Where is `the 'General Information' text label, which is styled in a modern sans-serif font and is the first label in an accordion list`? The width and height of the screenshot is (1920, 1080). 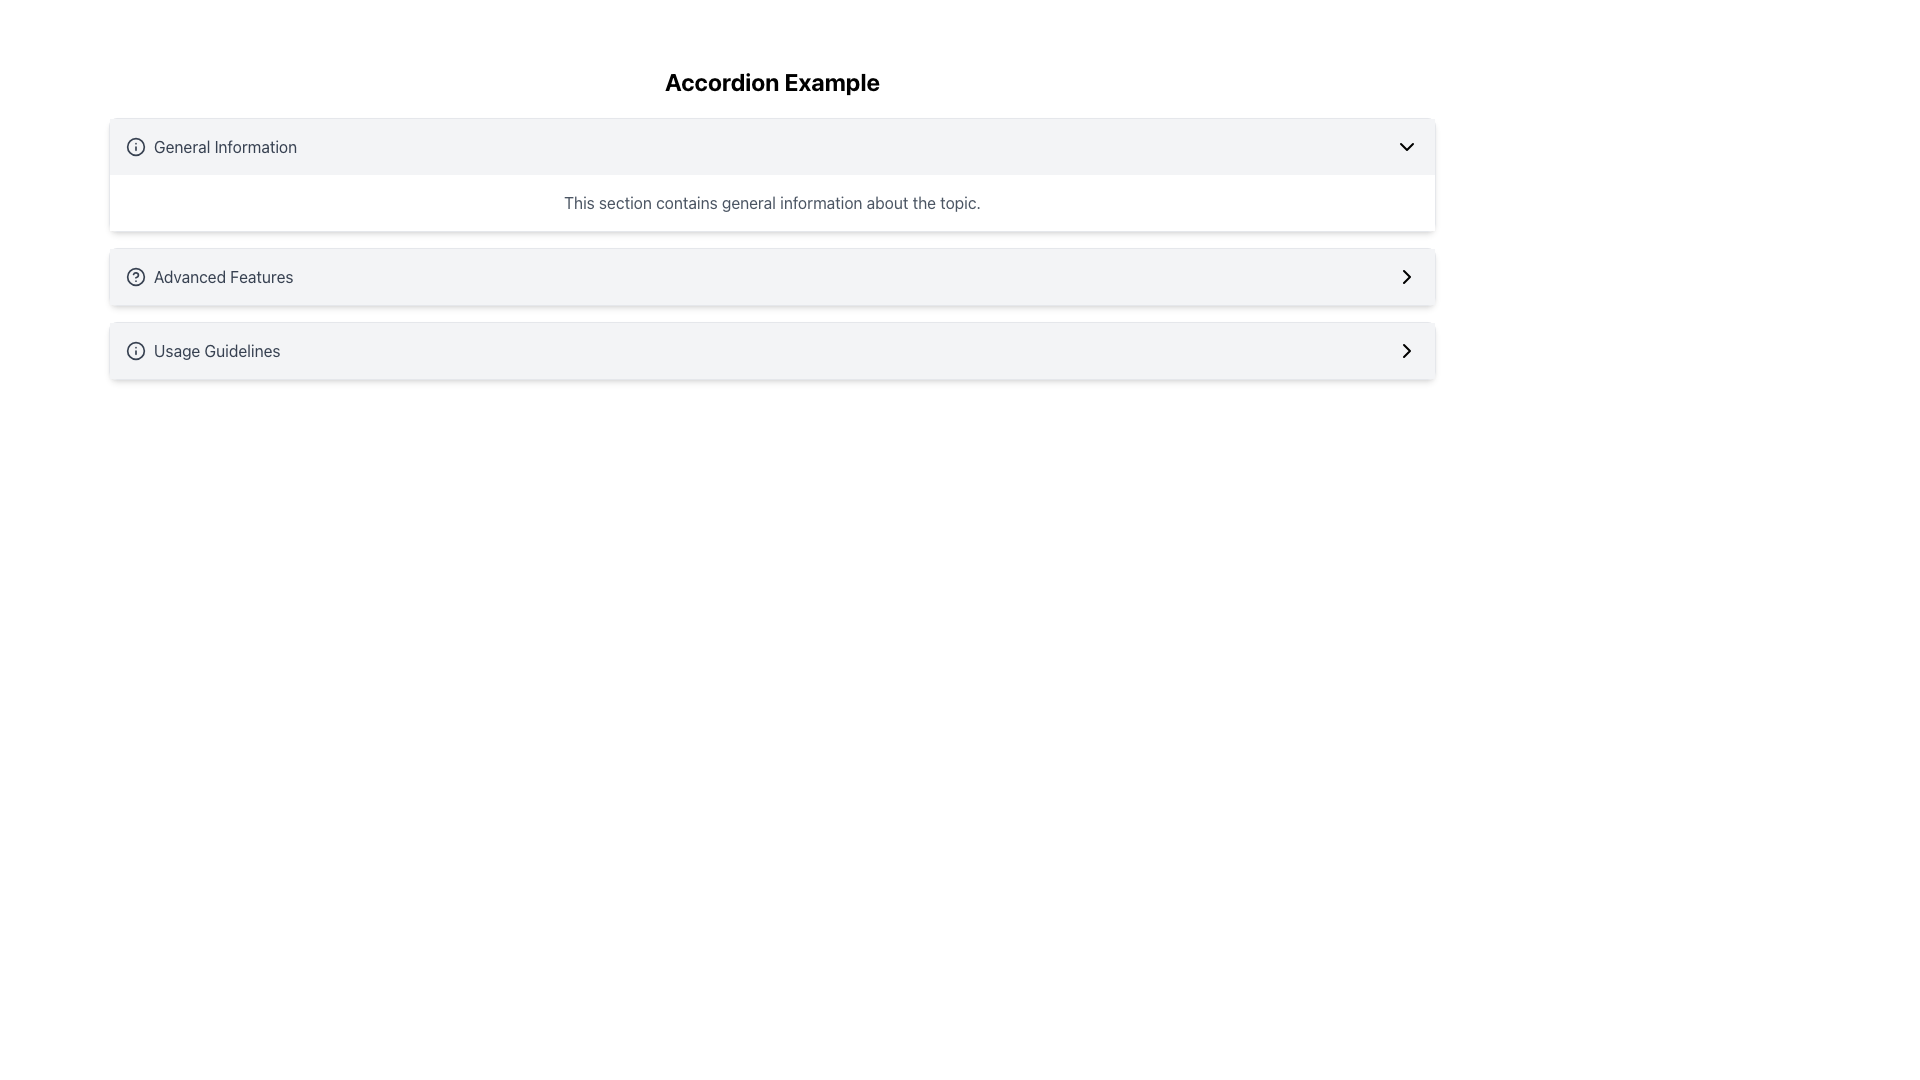
the 'General Information' text label, which is styled in a modern sans-serif font and is the first label in an accordion list is located at coordinates (225, 145).